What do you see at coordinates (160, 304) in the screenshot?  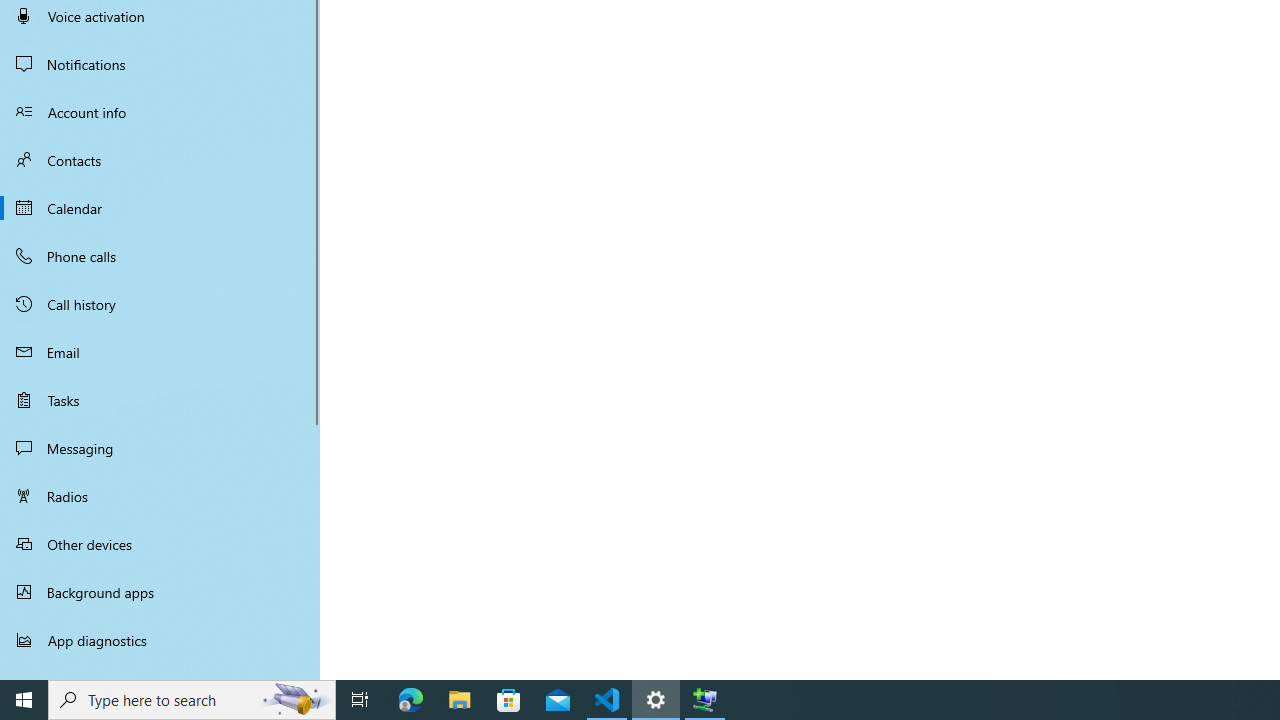 I see `'Call history'` at bounding box center [160, 304].